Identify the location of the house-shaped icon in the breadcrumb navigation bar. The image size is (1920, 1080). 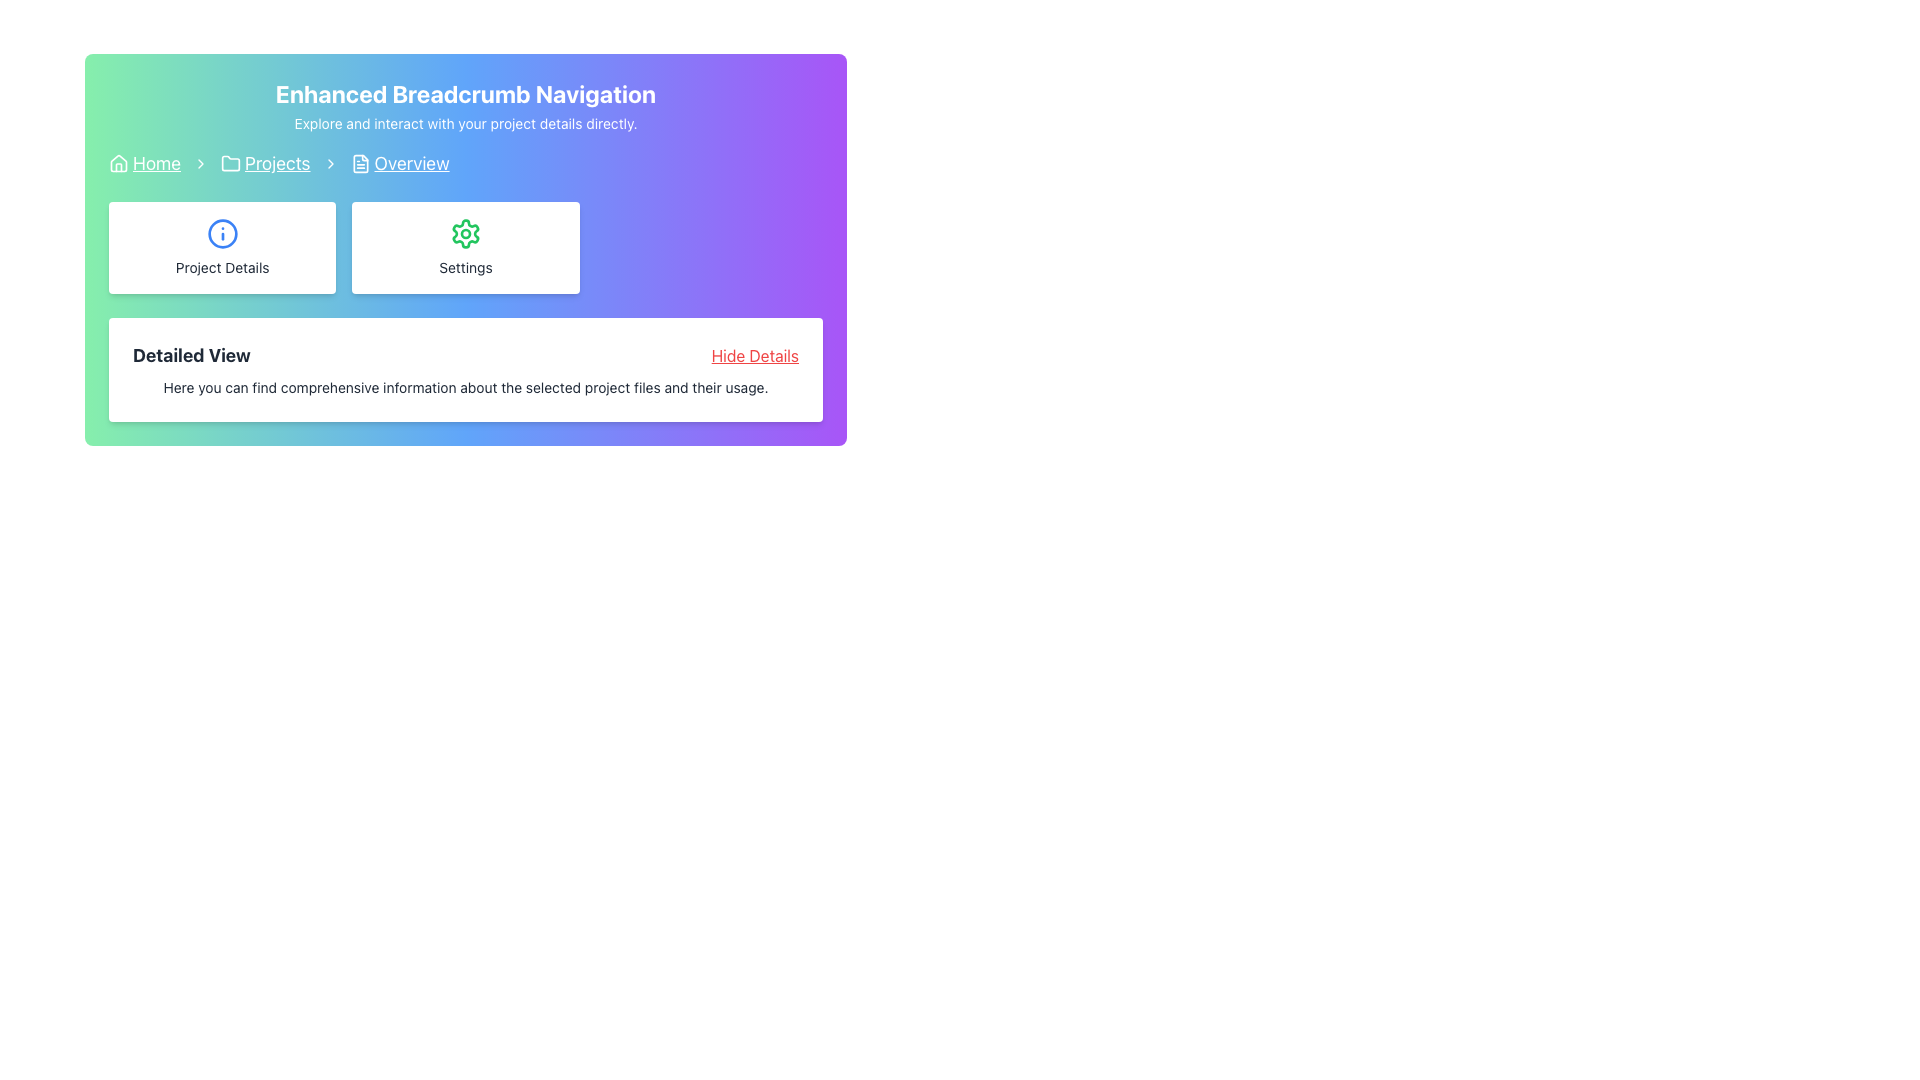
(118, 161).